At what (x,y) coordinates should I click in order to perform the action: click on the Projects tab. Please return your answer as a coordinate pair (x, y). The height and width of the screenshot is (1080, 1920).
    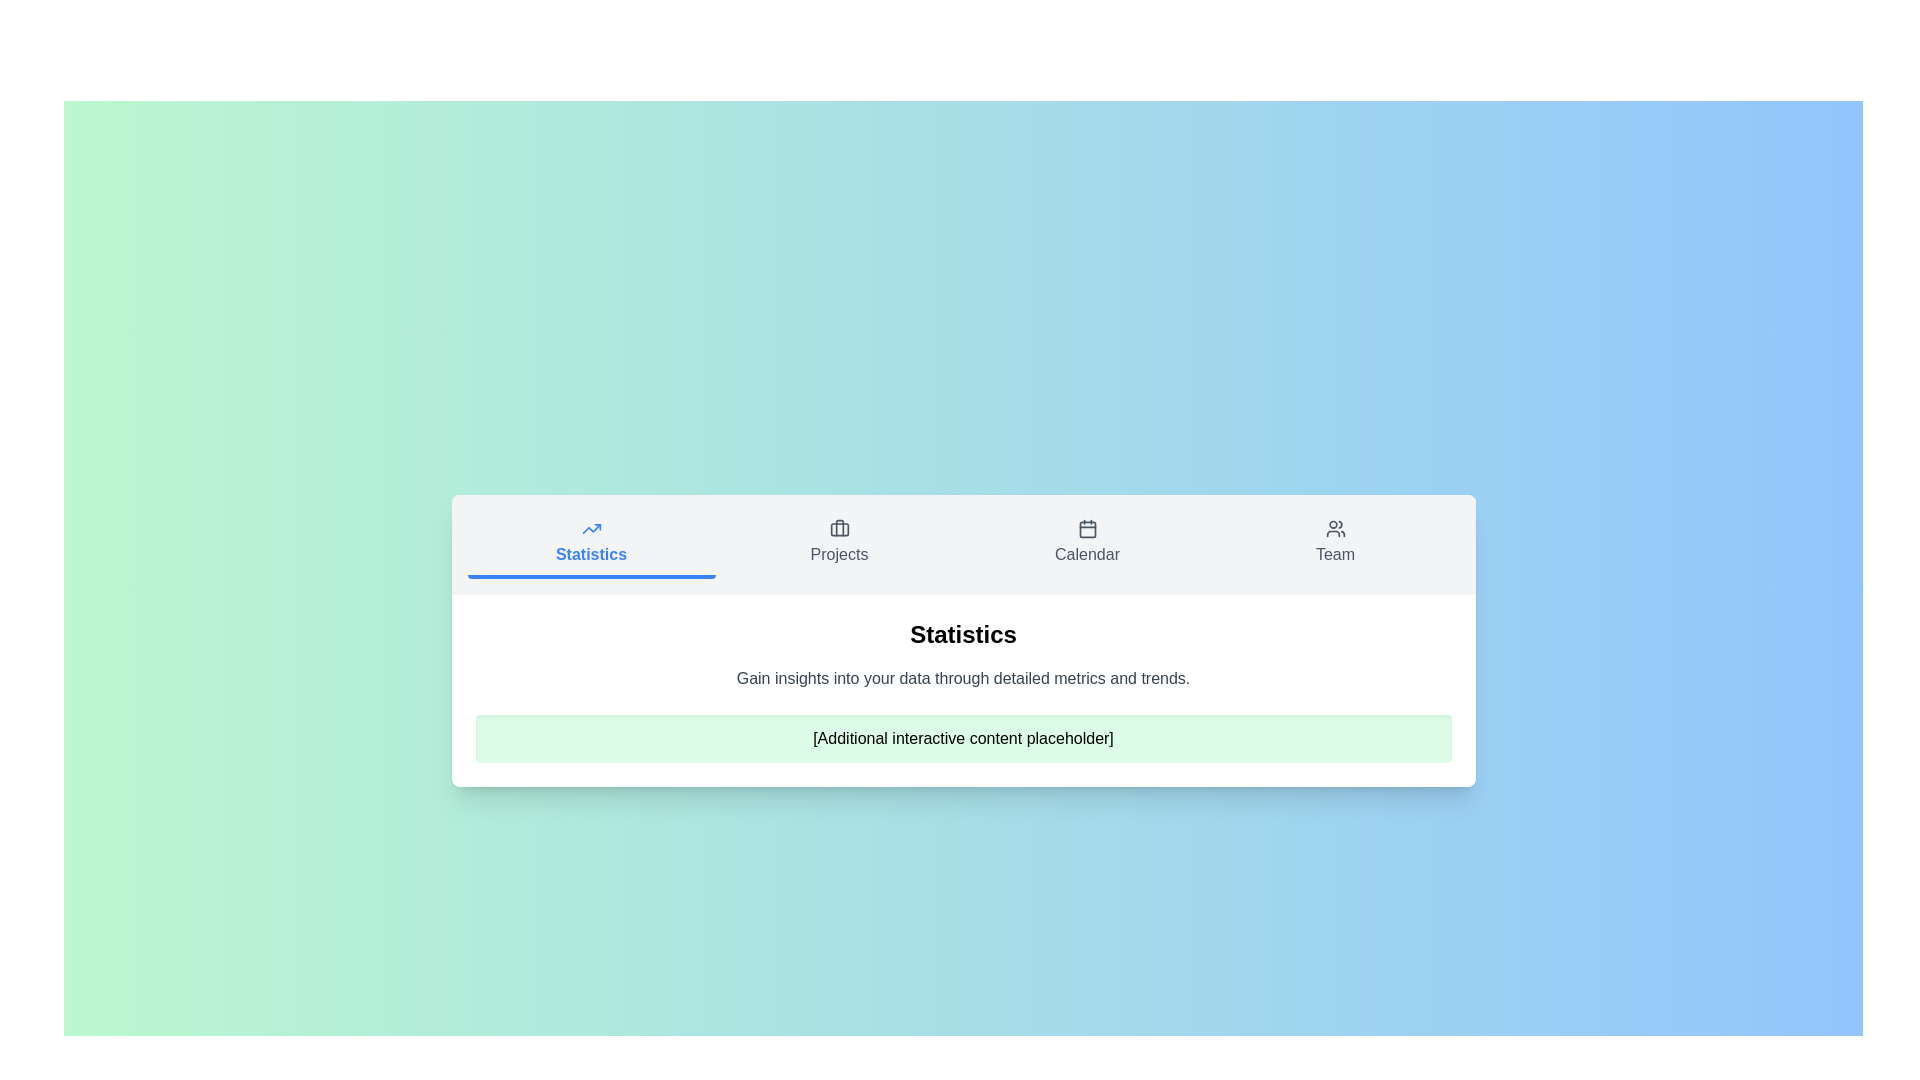
    Looking at the image, I should click on (839, 544).